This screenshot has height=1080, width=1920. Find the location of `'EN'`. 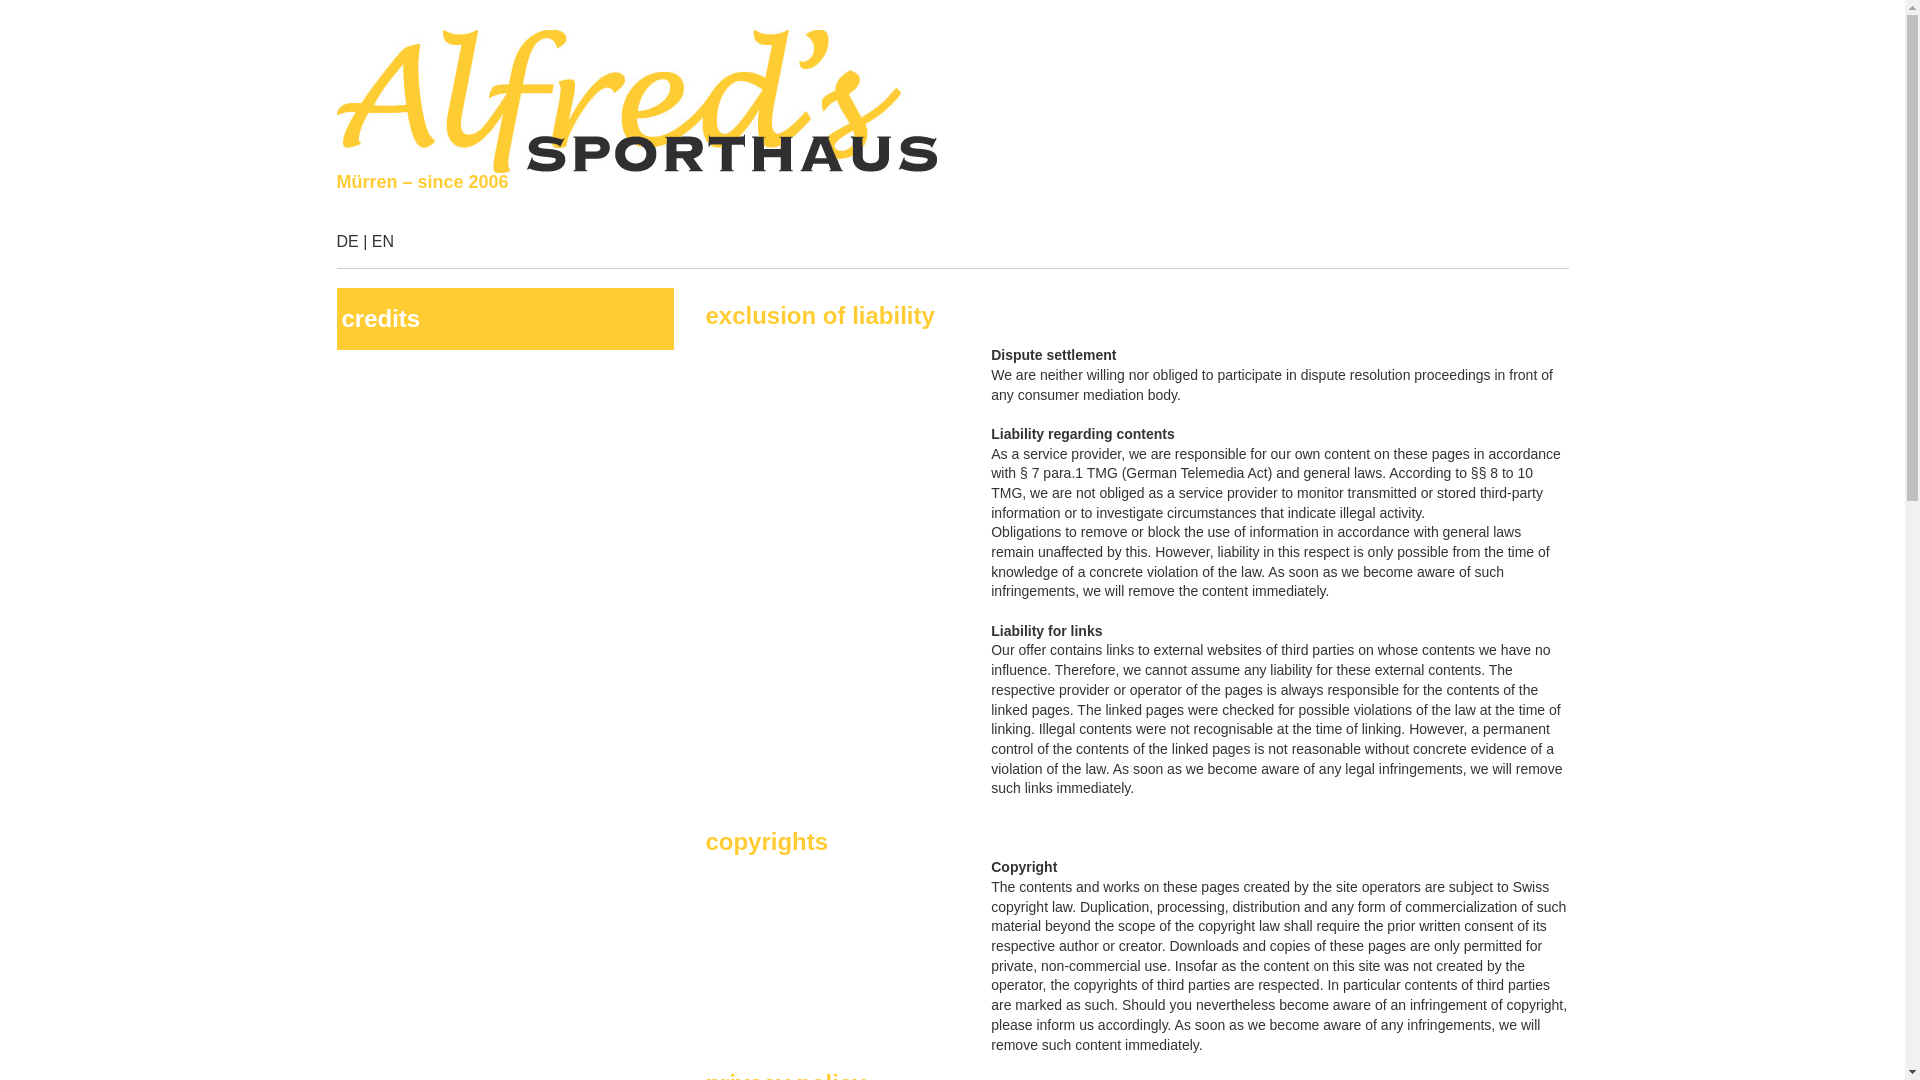

'EN' is located at coordinates (383, 240).